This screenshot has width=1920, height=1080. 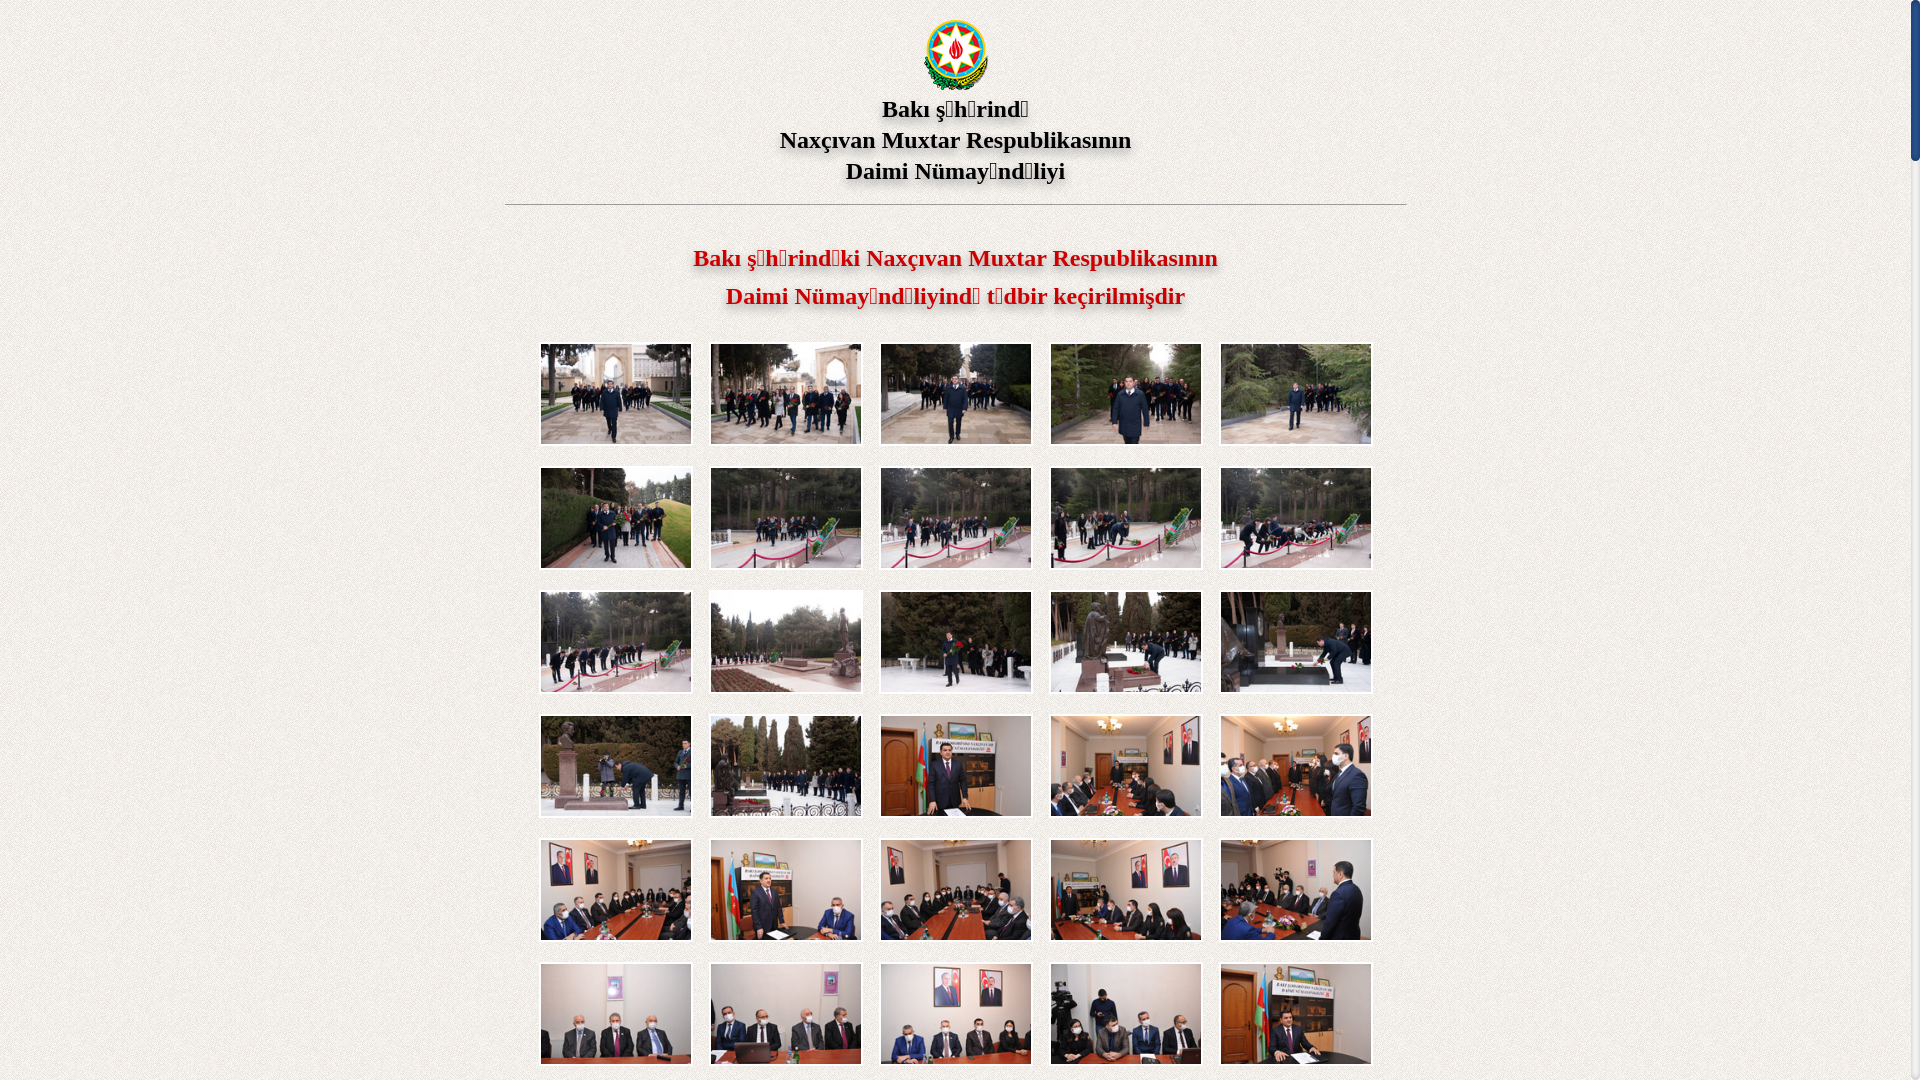 What do you see at coordinates (784, 516) in the screenshot?
I see `'Click to enlarge'` at bounding box center [784, 516].